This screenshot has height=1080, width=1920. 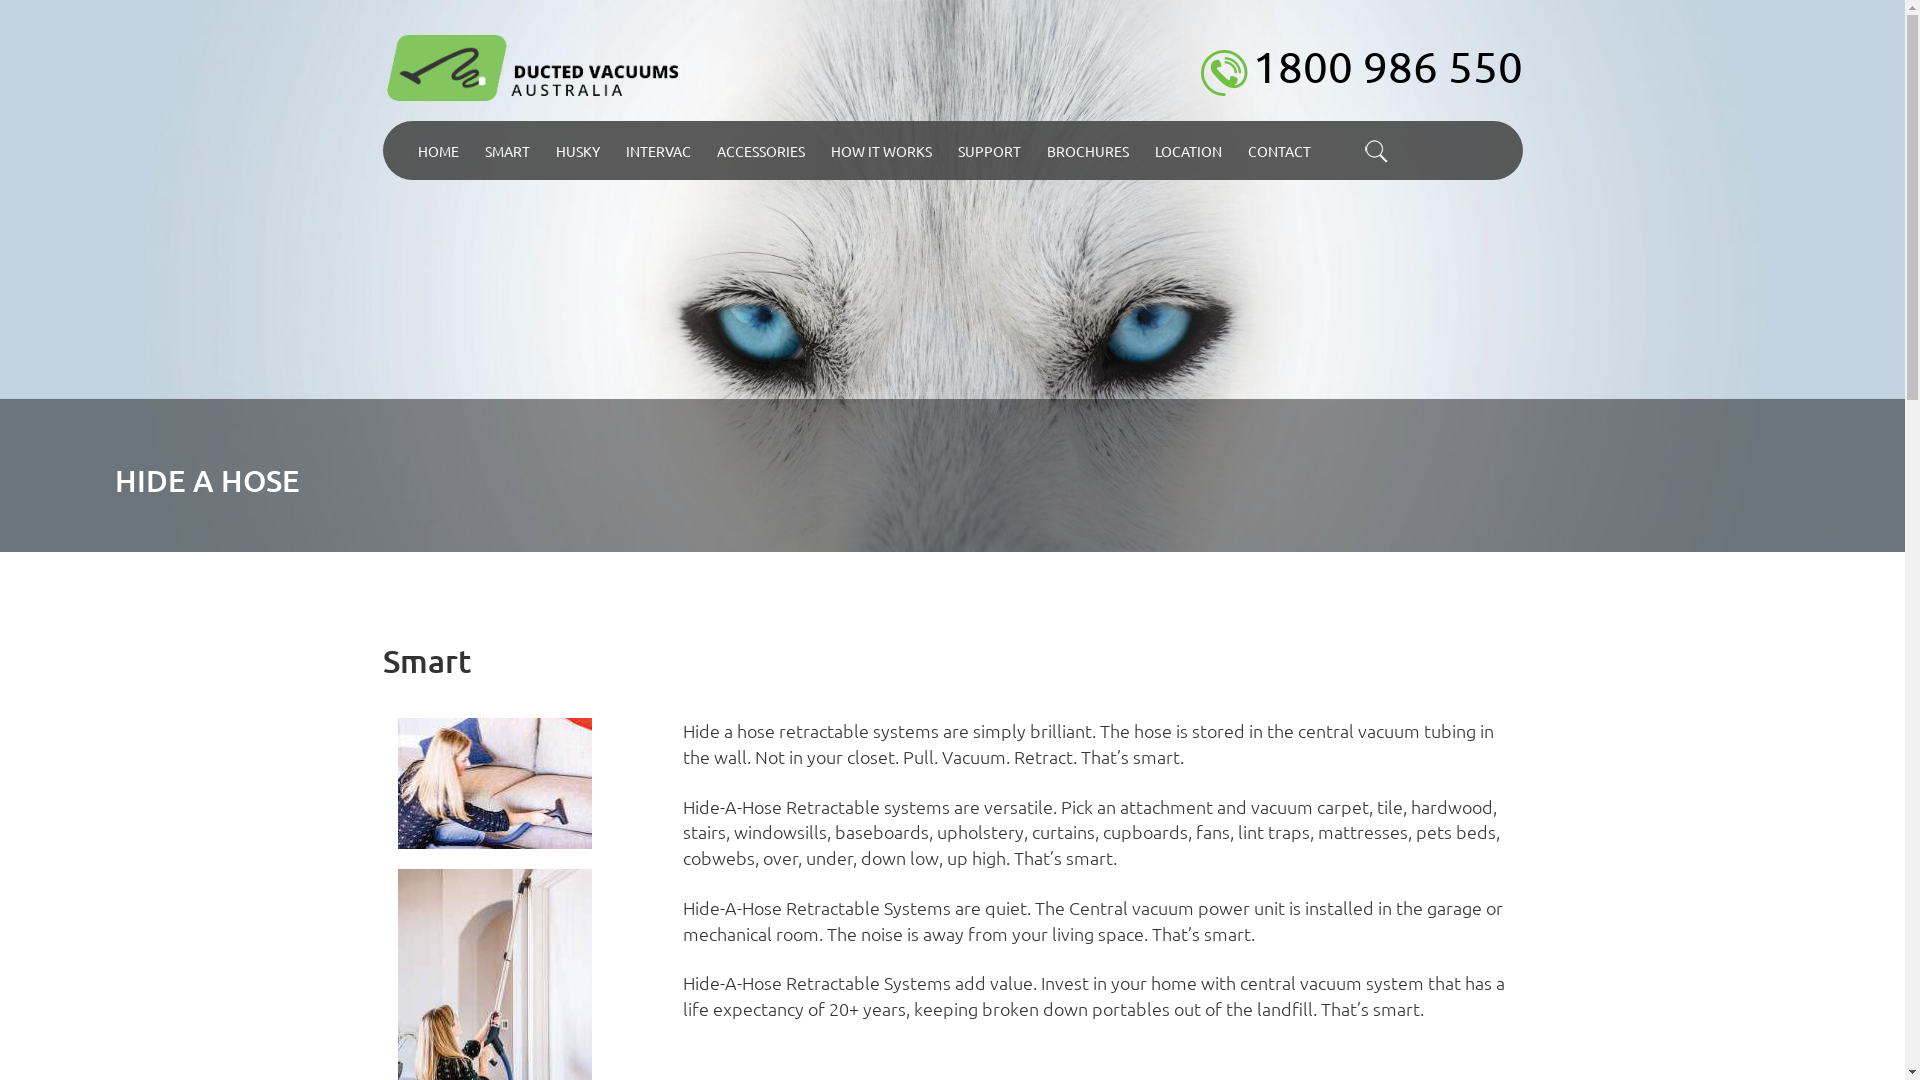 I want to click on 'HUSKY', so click(x=575, y=149).